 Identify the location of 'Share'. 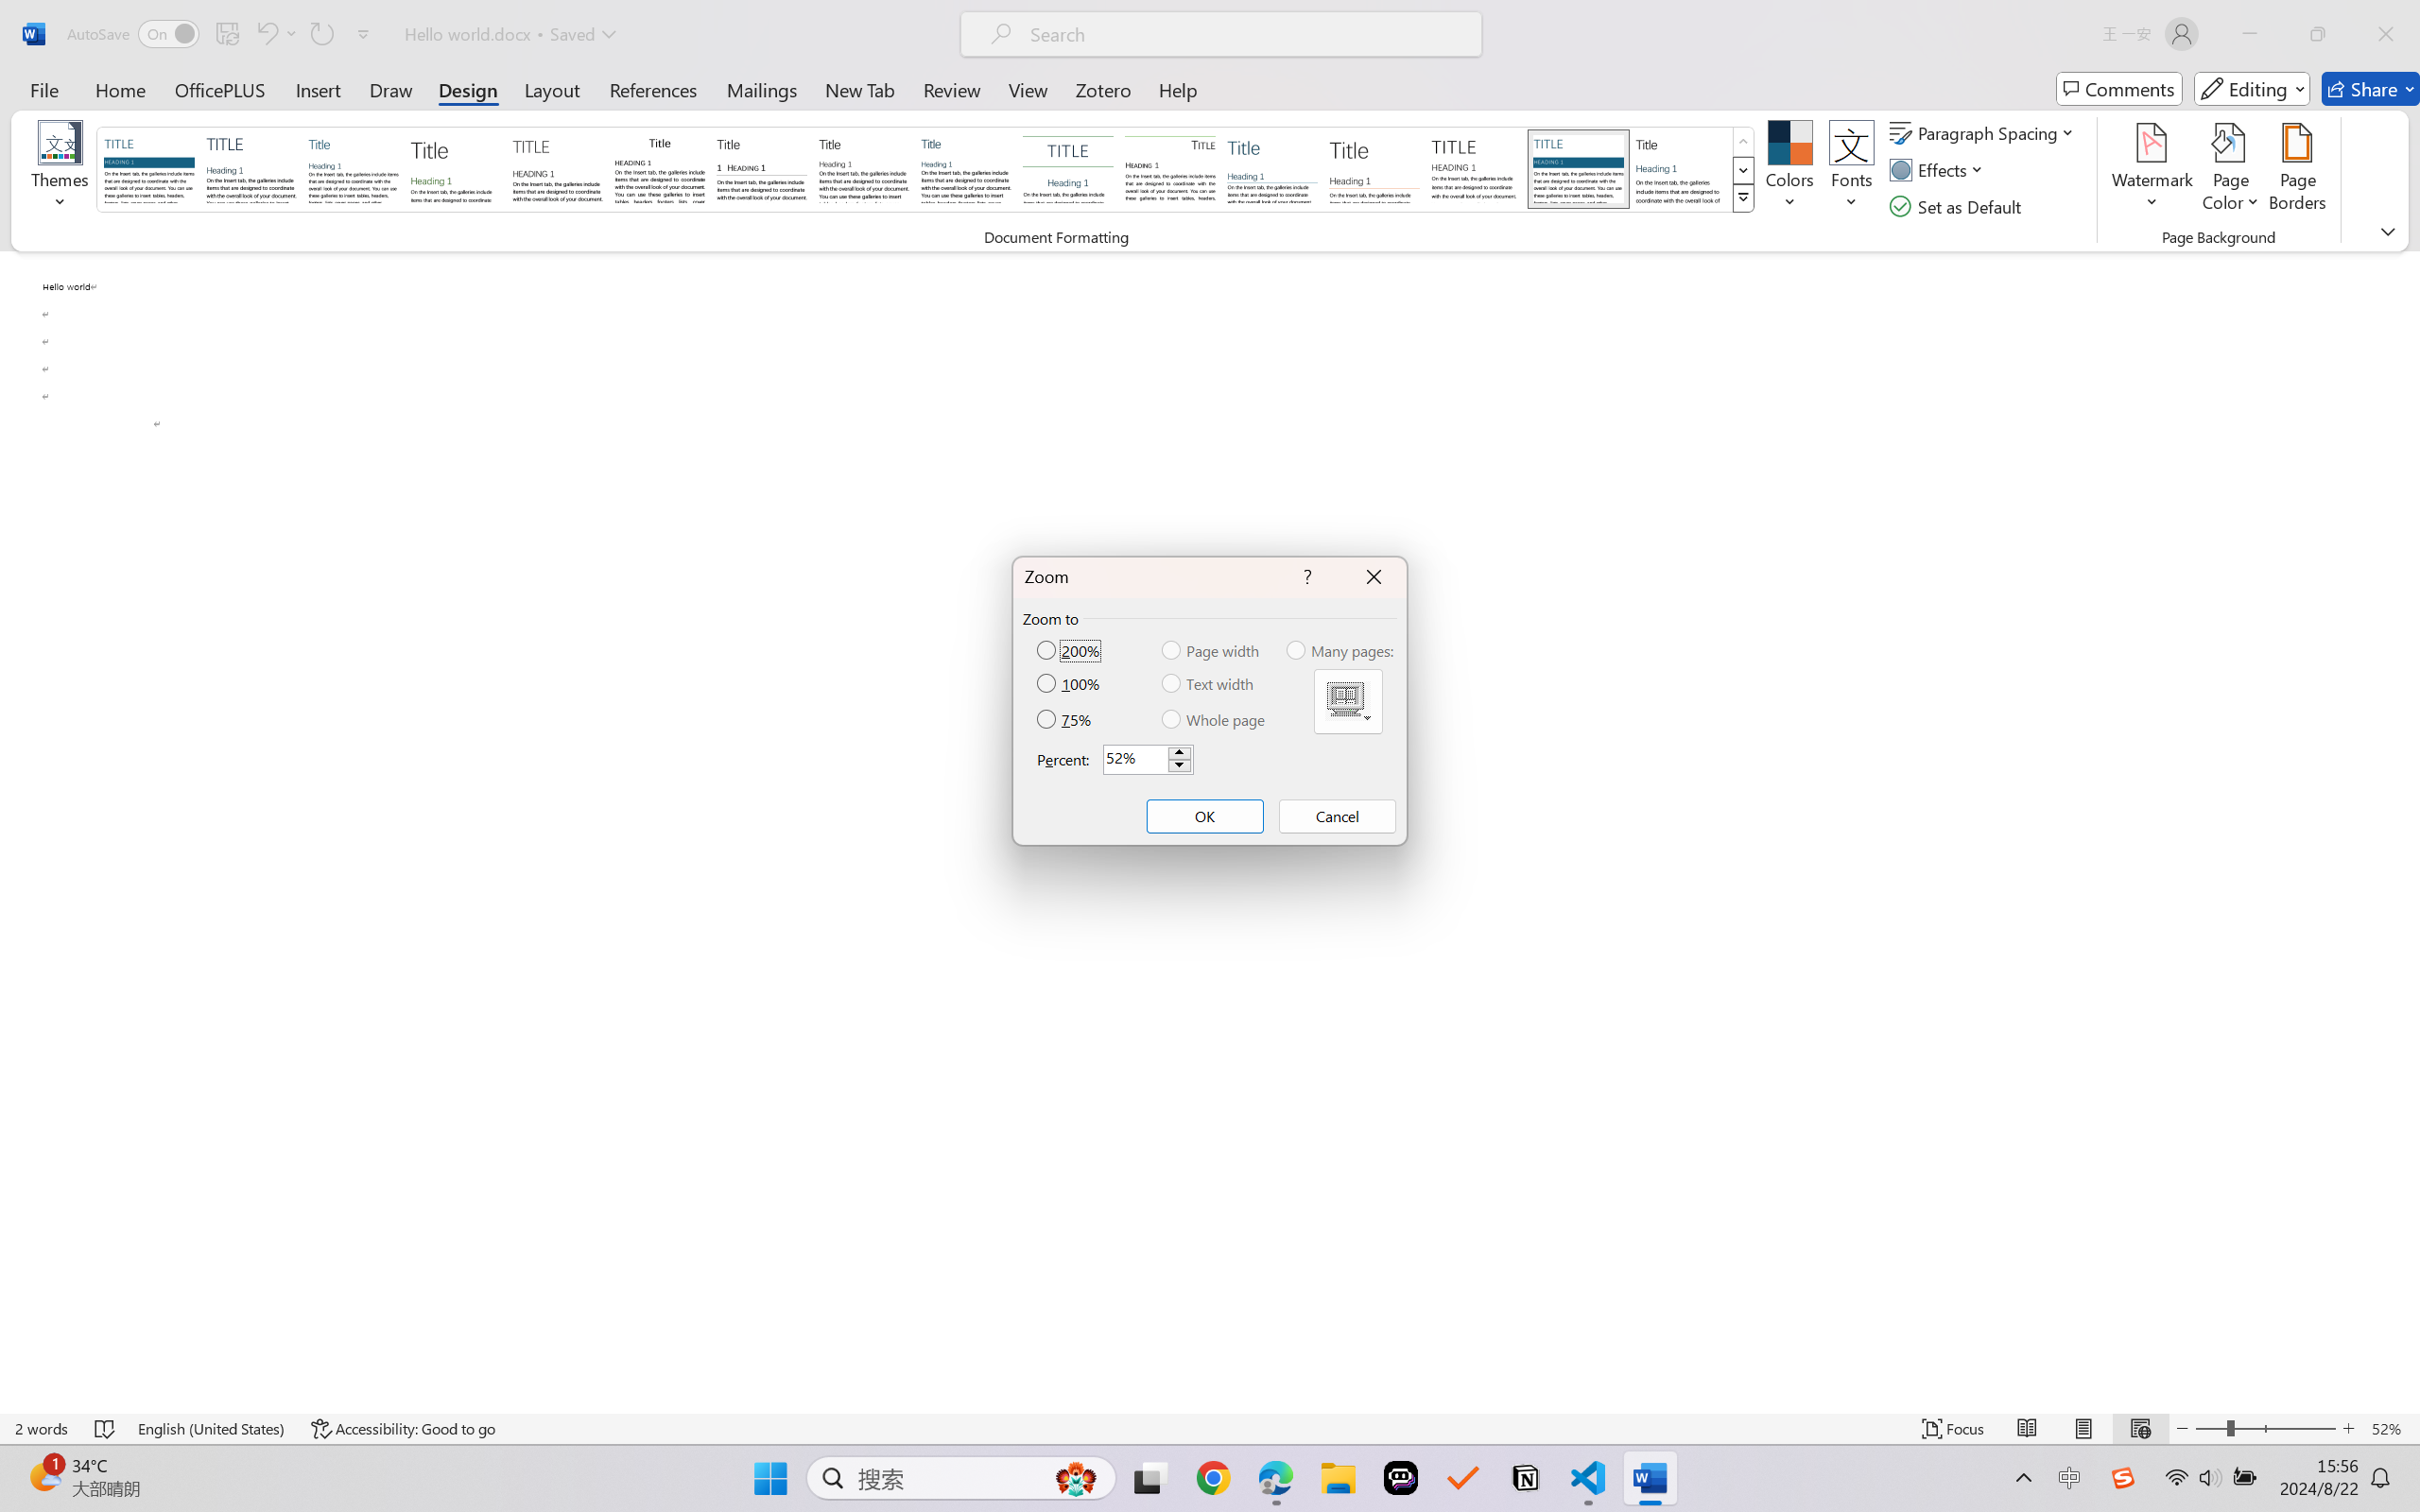
(2370, 88).